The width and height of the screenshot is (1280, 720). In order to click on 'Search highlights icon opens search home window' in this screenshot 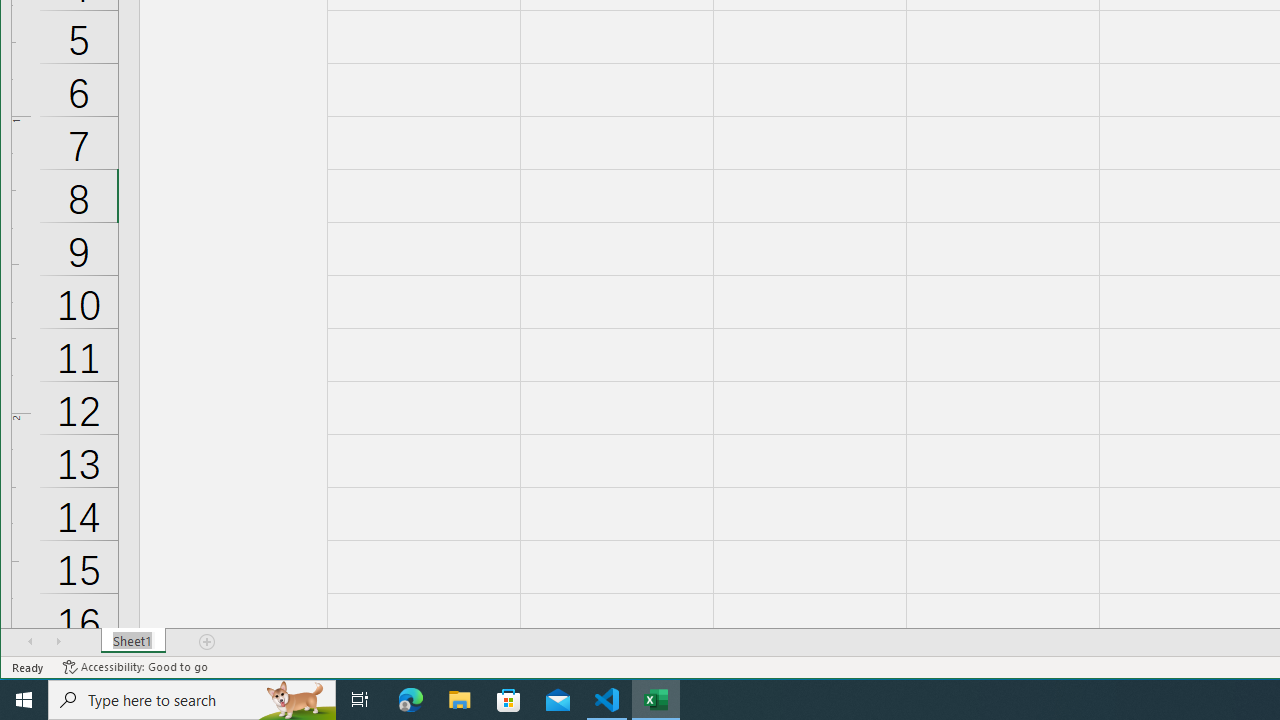, I will do `click(294, 698)`.